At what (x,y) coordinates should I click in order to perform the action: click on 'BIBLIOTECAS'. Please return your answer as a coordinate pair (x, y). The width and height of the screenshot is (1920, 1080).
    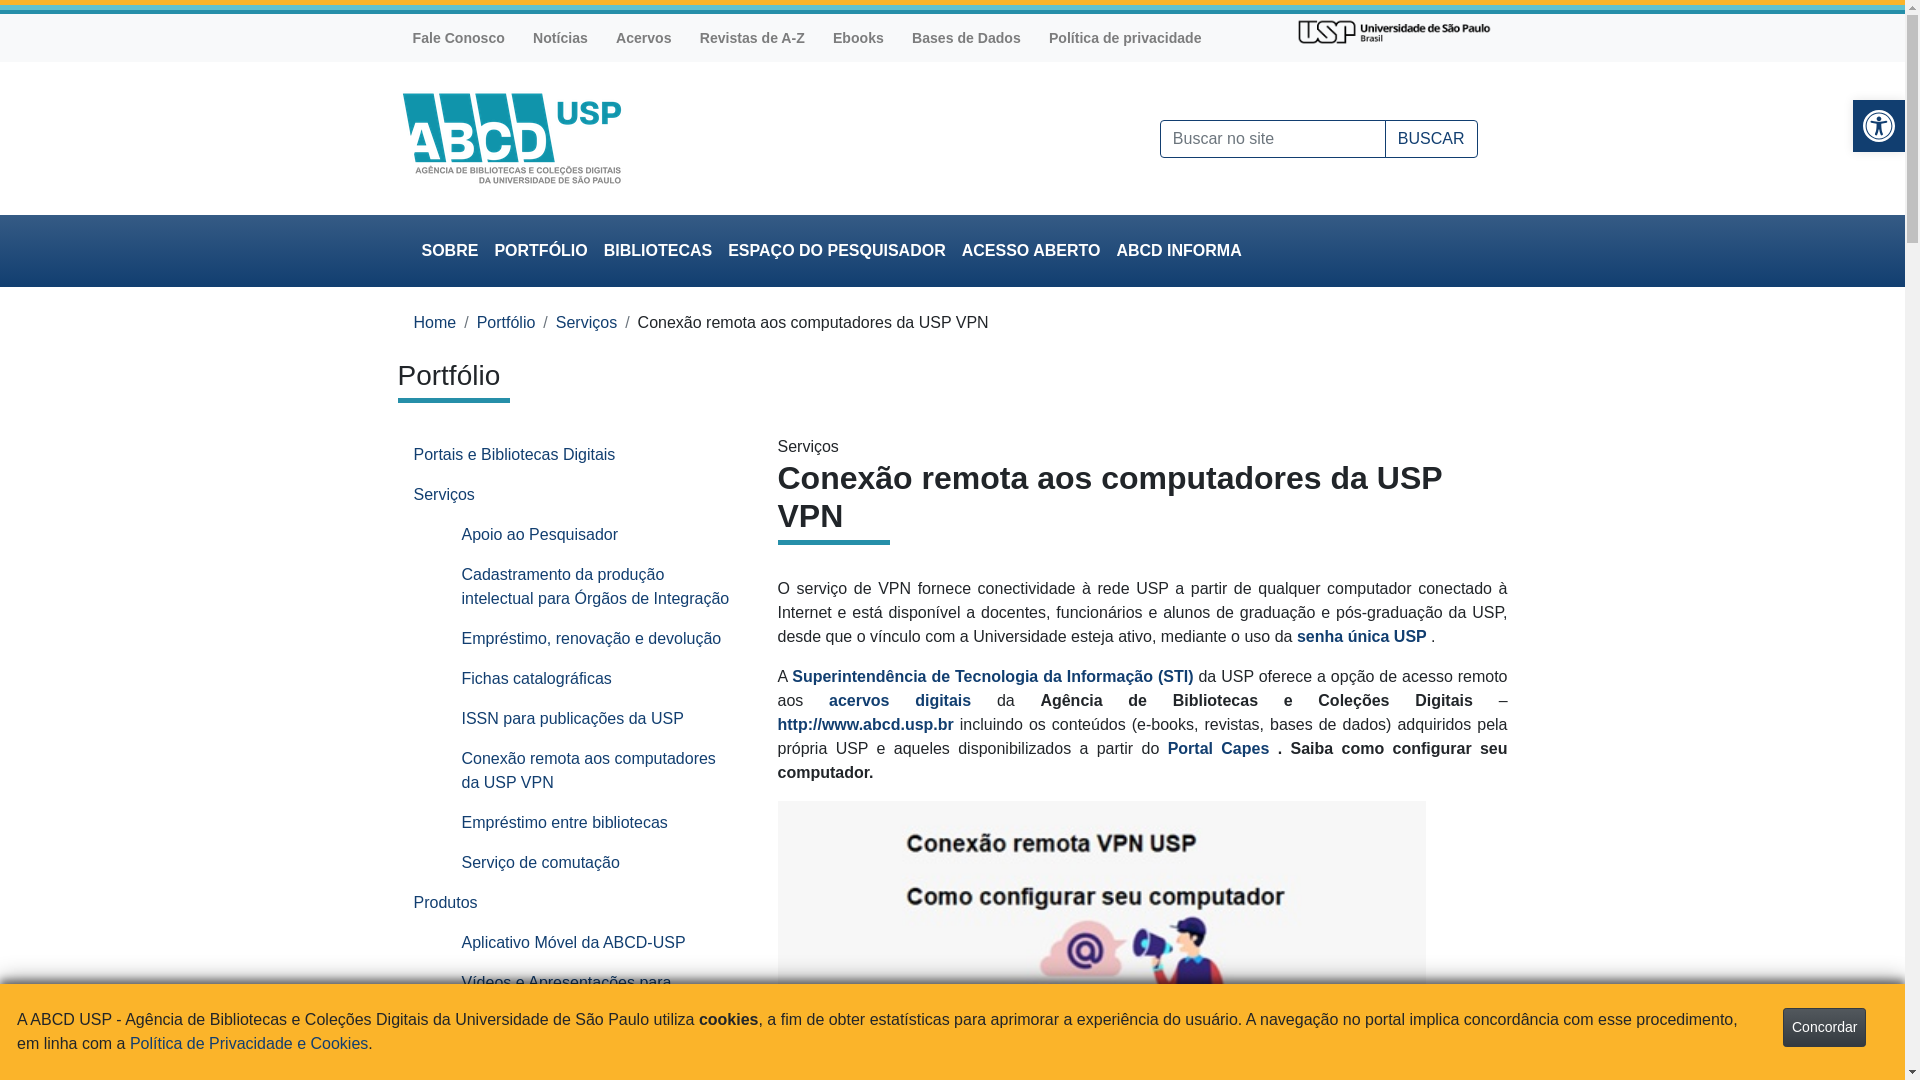
    Looking at the image, I should click on (657, 249).